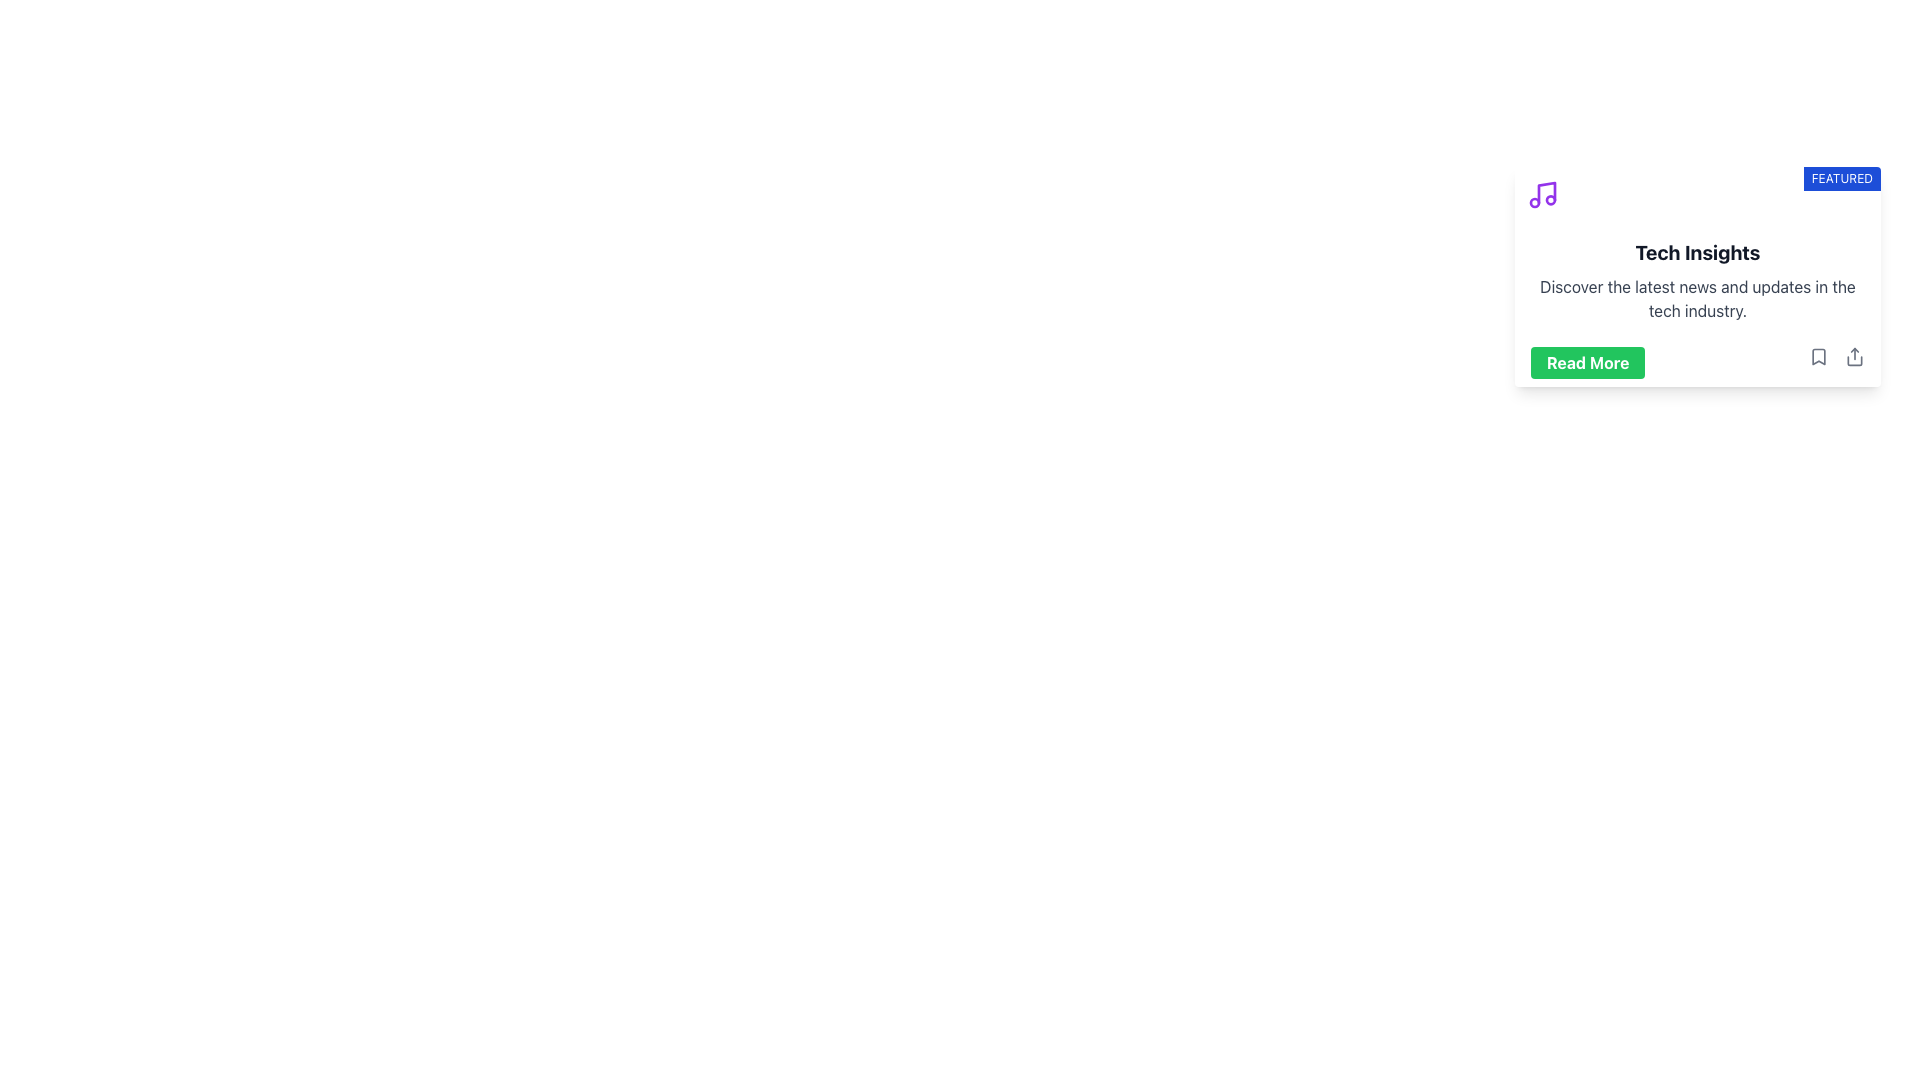  Describe the element at coordinates (1587, 362) in the screenshot. I see `the green rectangular button labeled 'Read More'` at that location.